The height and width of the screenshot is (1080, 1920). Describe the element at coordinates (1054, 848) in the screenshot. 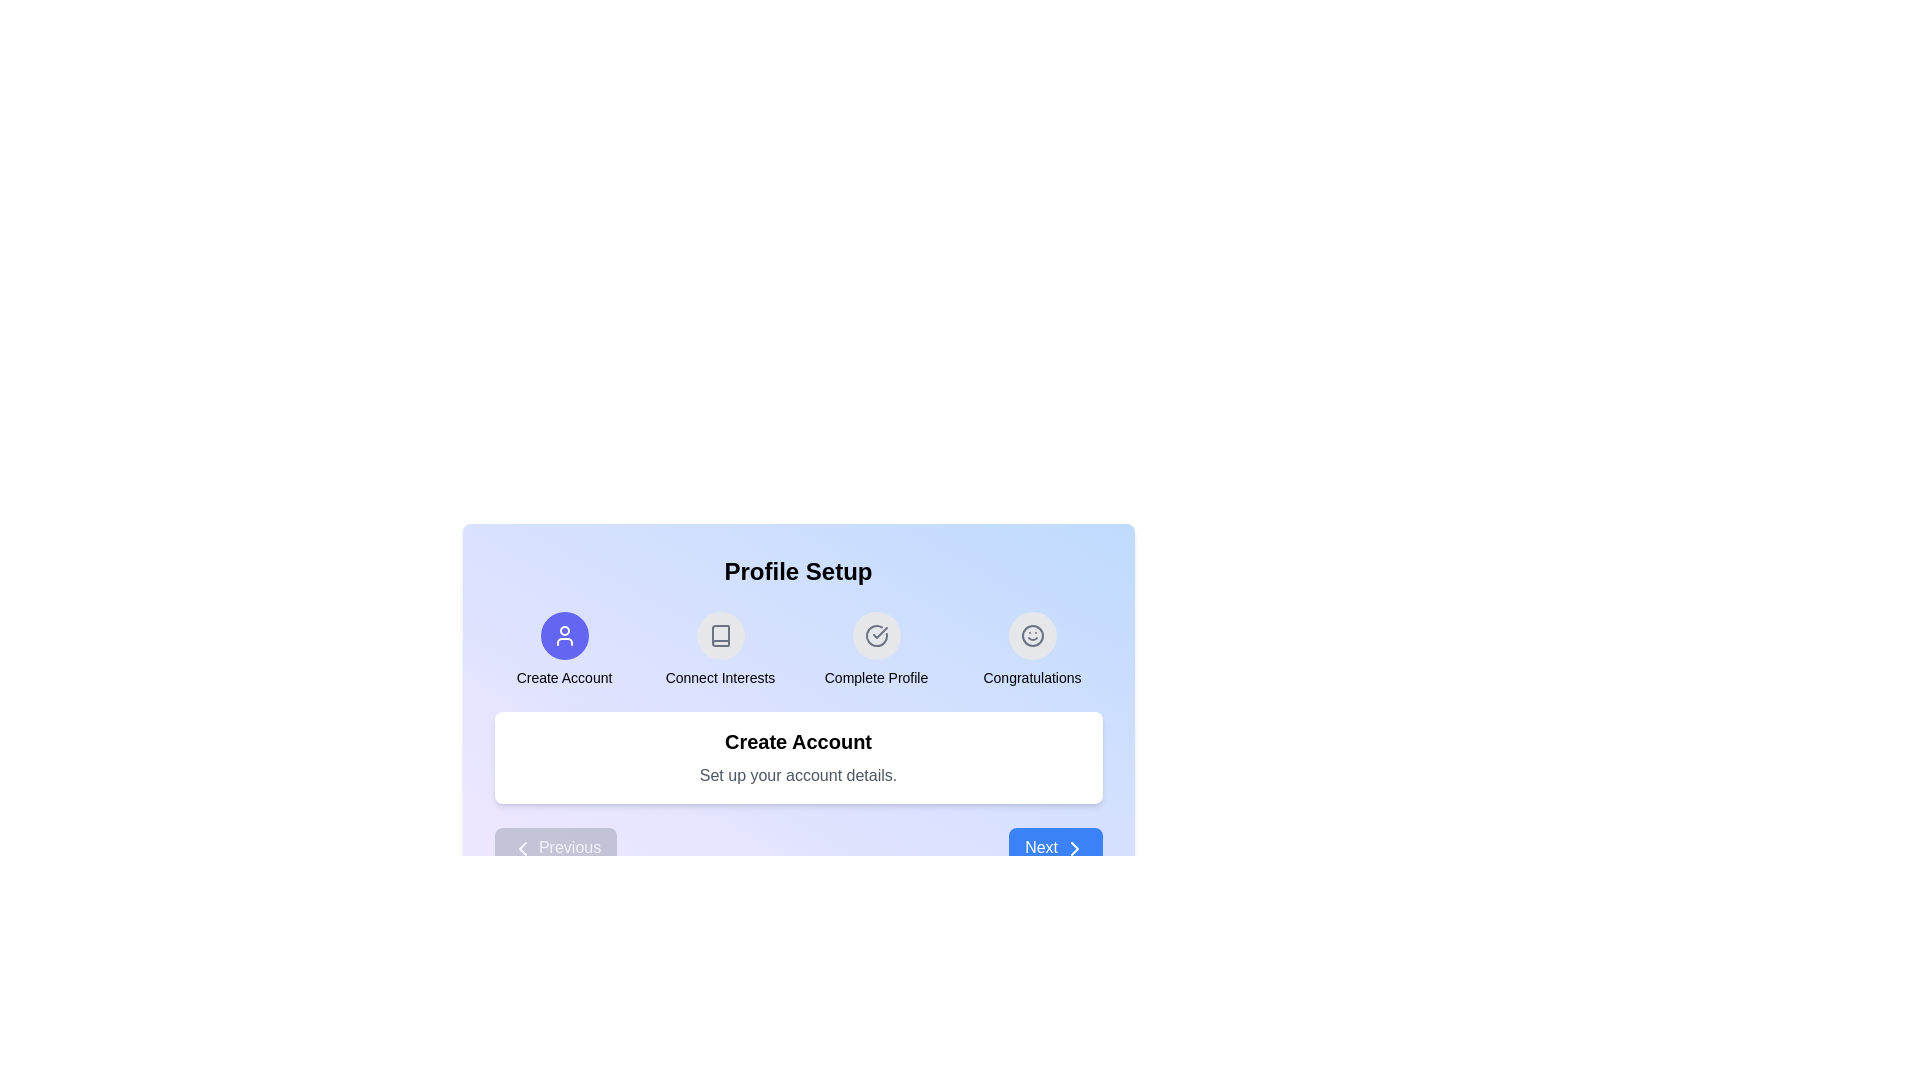

I see `the 'Next' button to proceed to the next stage` at that location.